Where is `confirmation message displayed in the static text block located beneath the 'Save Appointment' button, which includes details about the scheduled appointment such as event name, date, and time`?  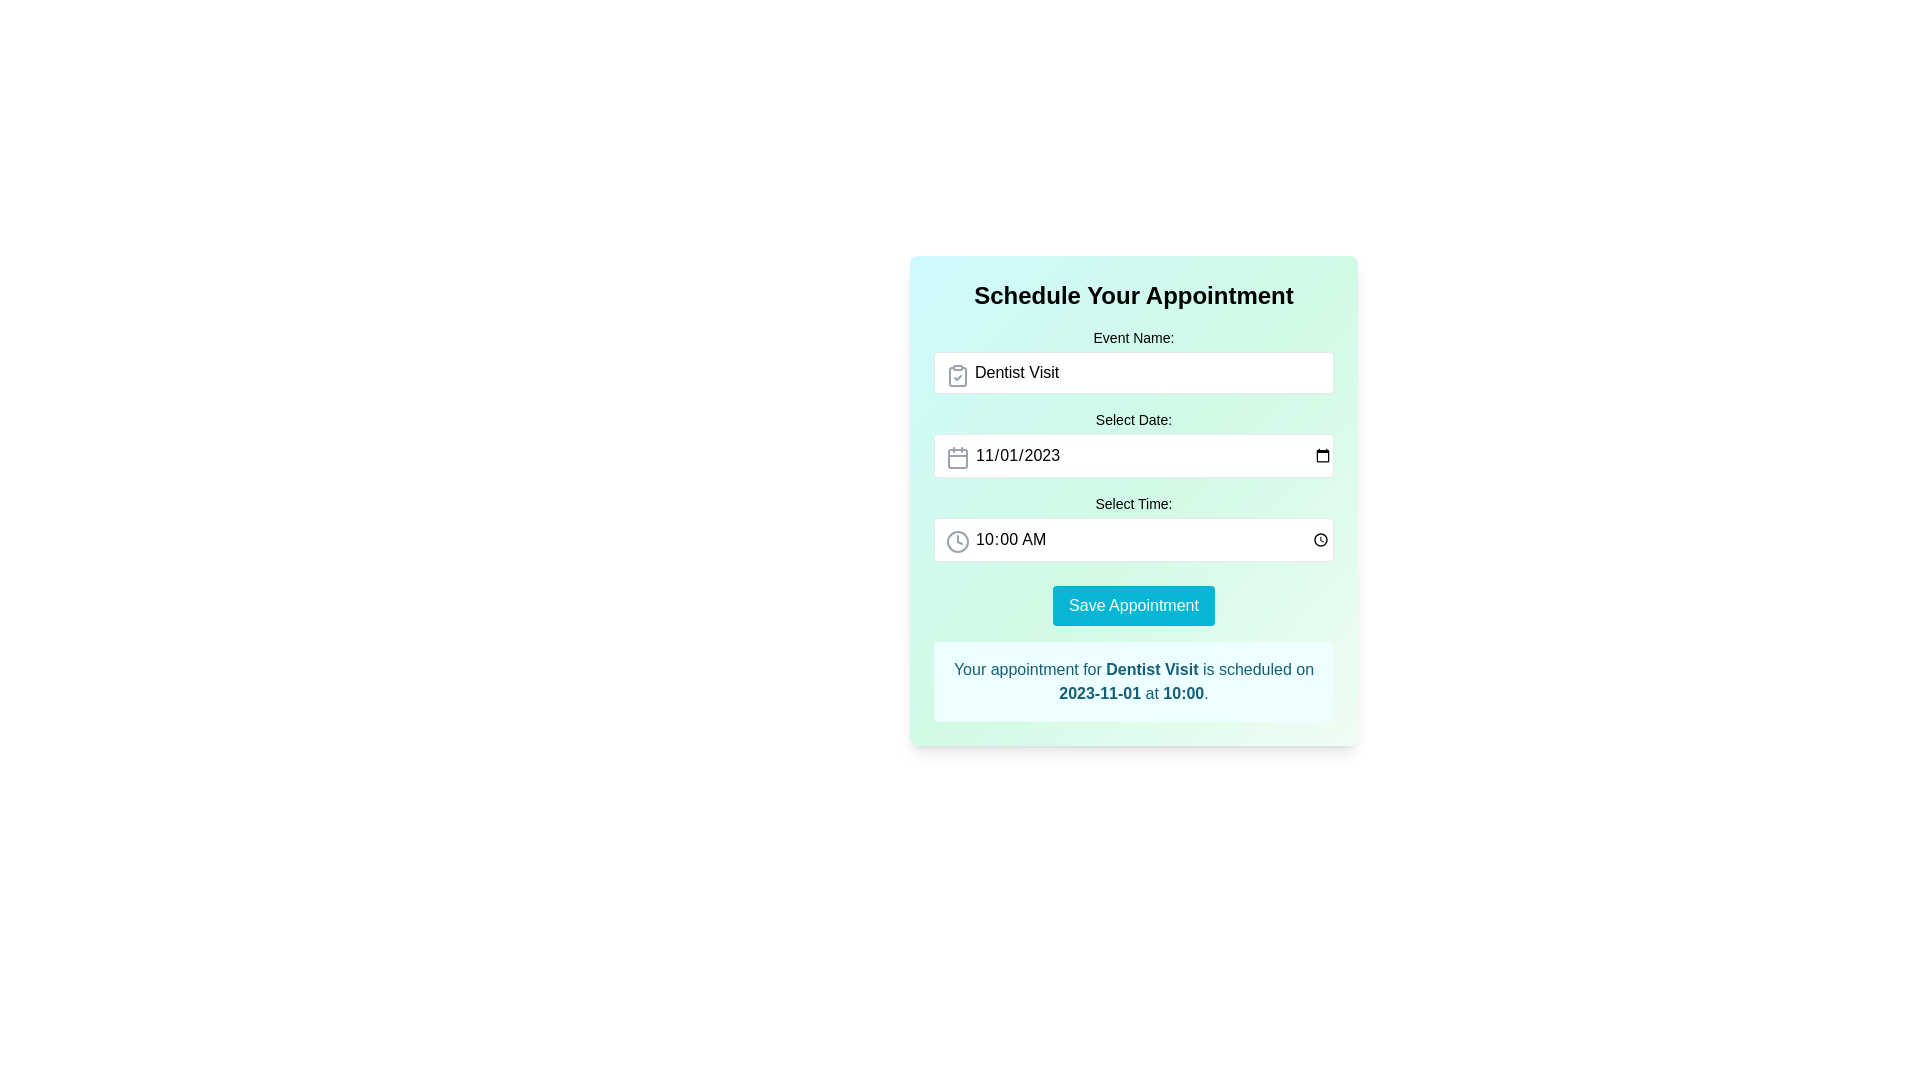 confirmation message displayed in the static text block located beneath the 'Save Appointment' button, which includes details about the scheduled appointment such as event name, date, and time is located at coordinates (1133, 681).